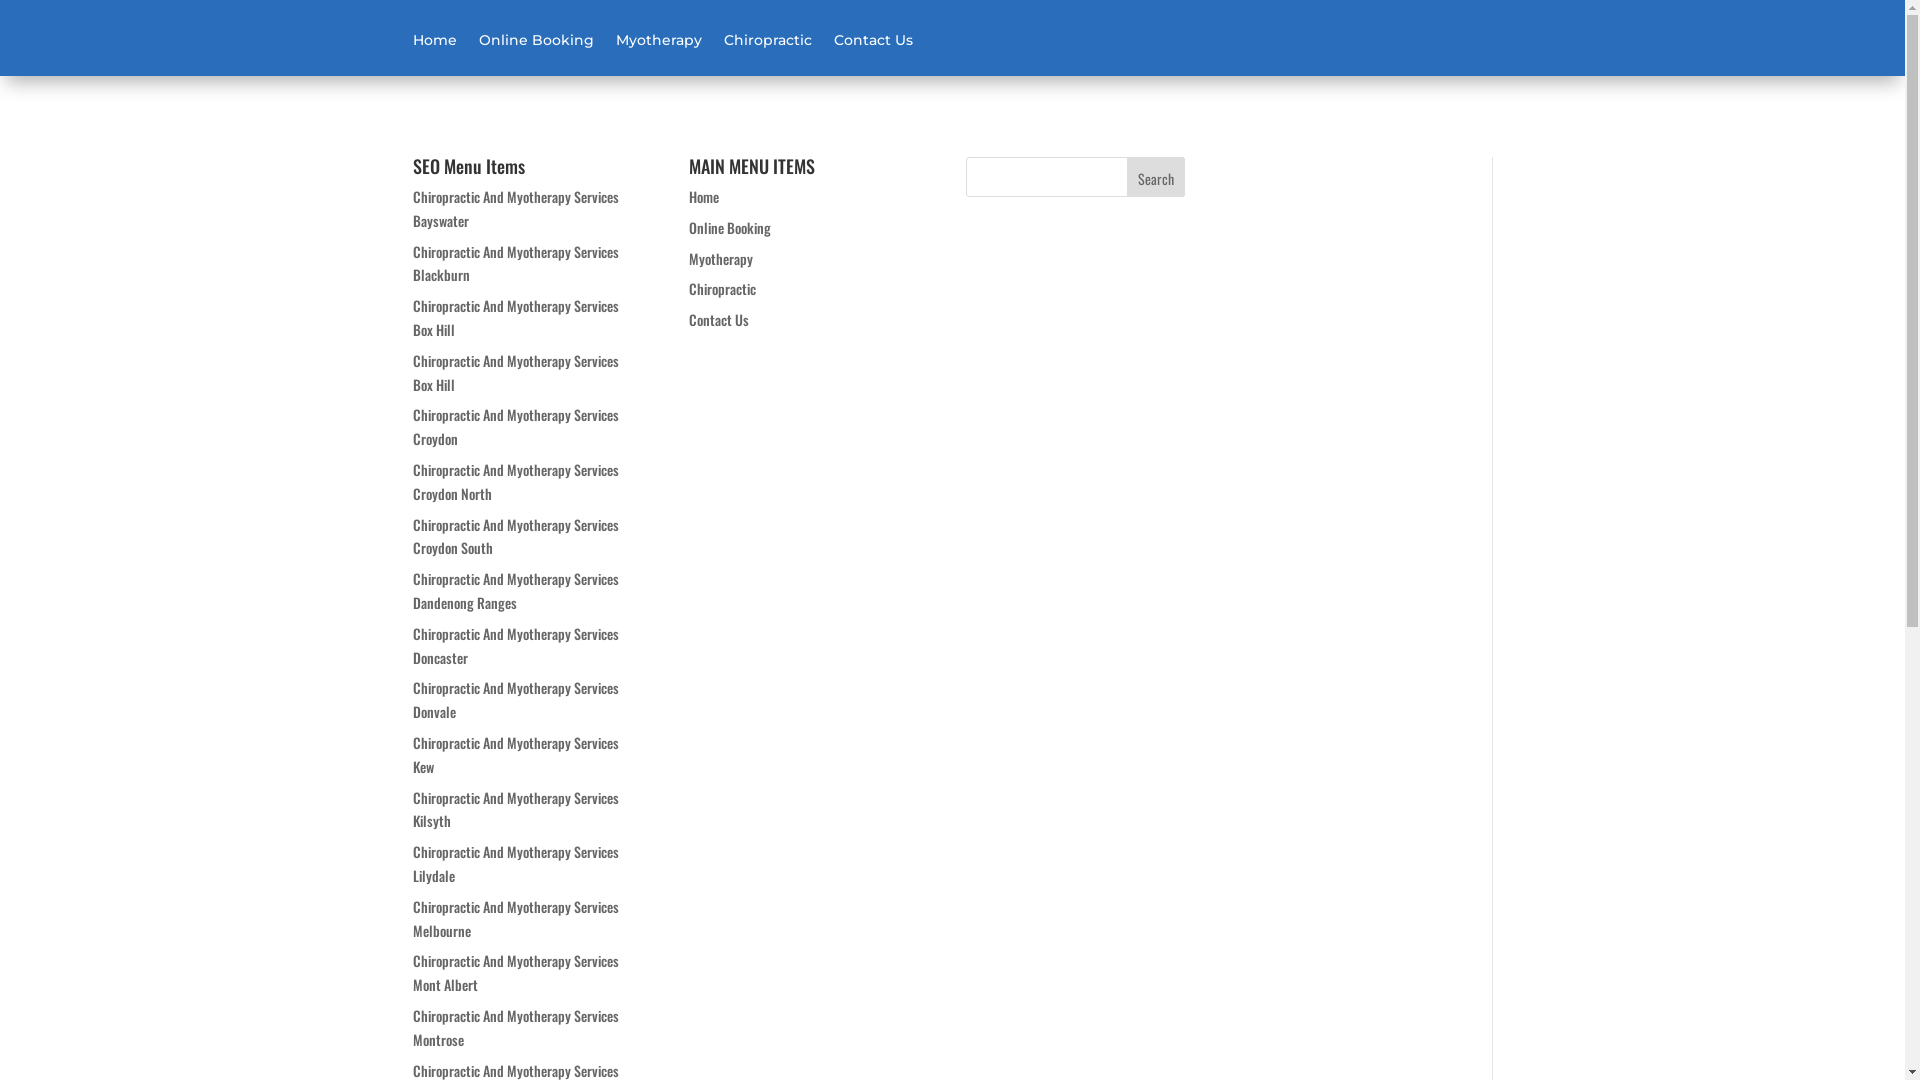 This screenshot has width=1920, height=1080. Describe the element at coordinates (873, 53) in the screenshot. I see `'Contact Us'` at that location.